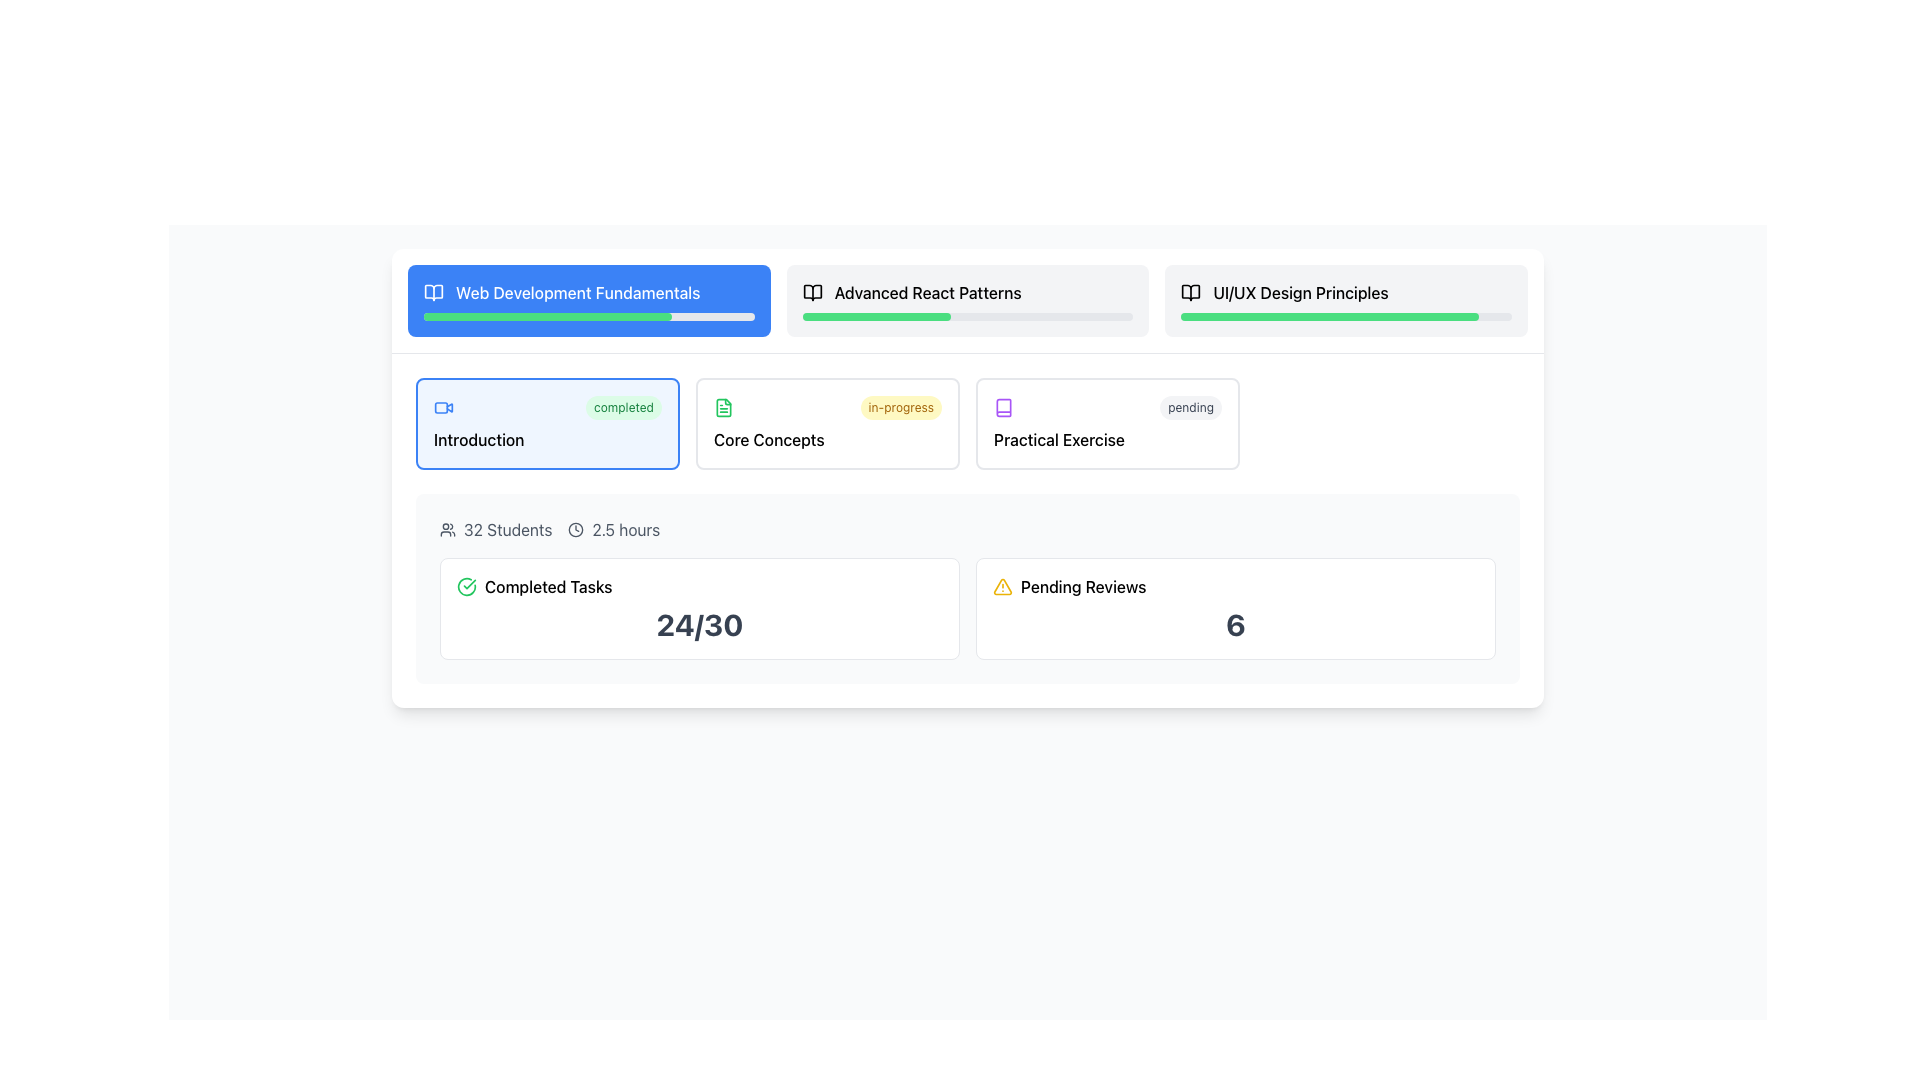  I want to click on the text header labeled 'Advanced React Patterns' which is located next to an open book icon, so click(968, 293).